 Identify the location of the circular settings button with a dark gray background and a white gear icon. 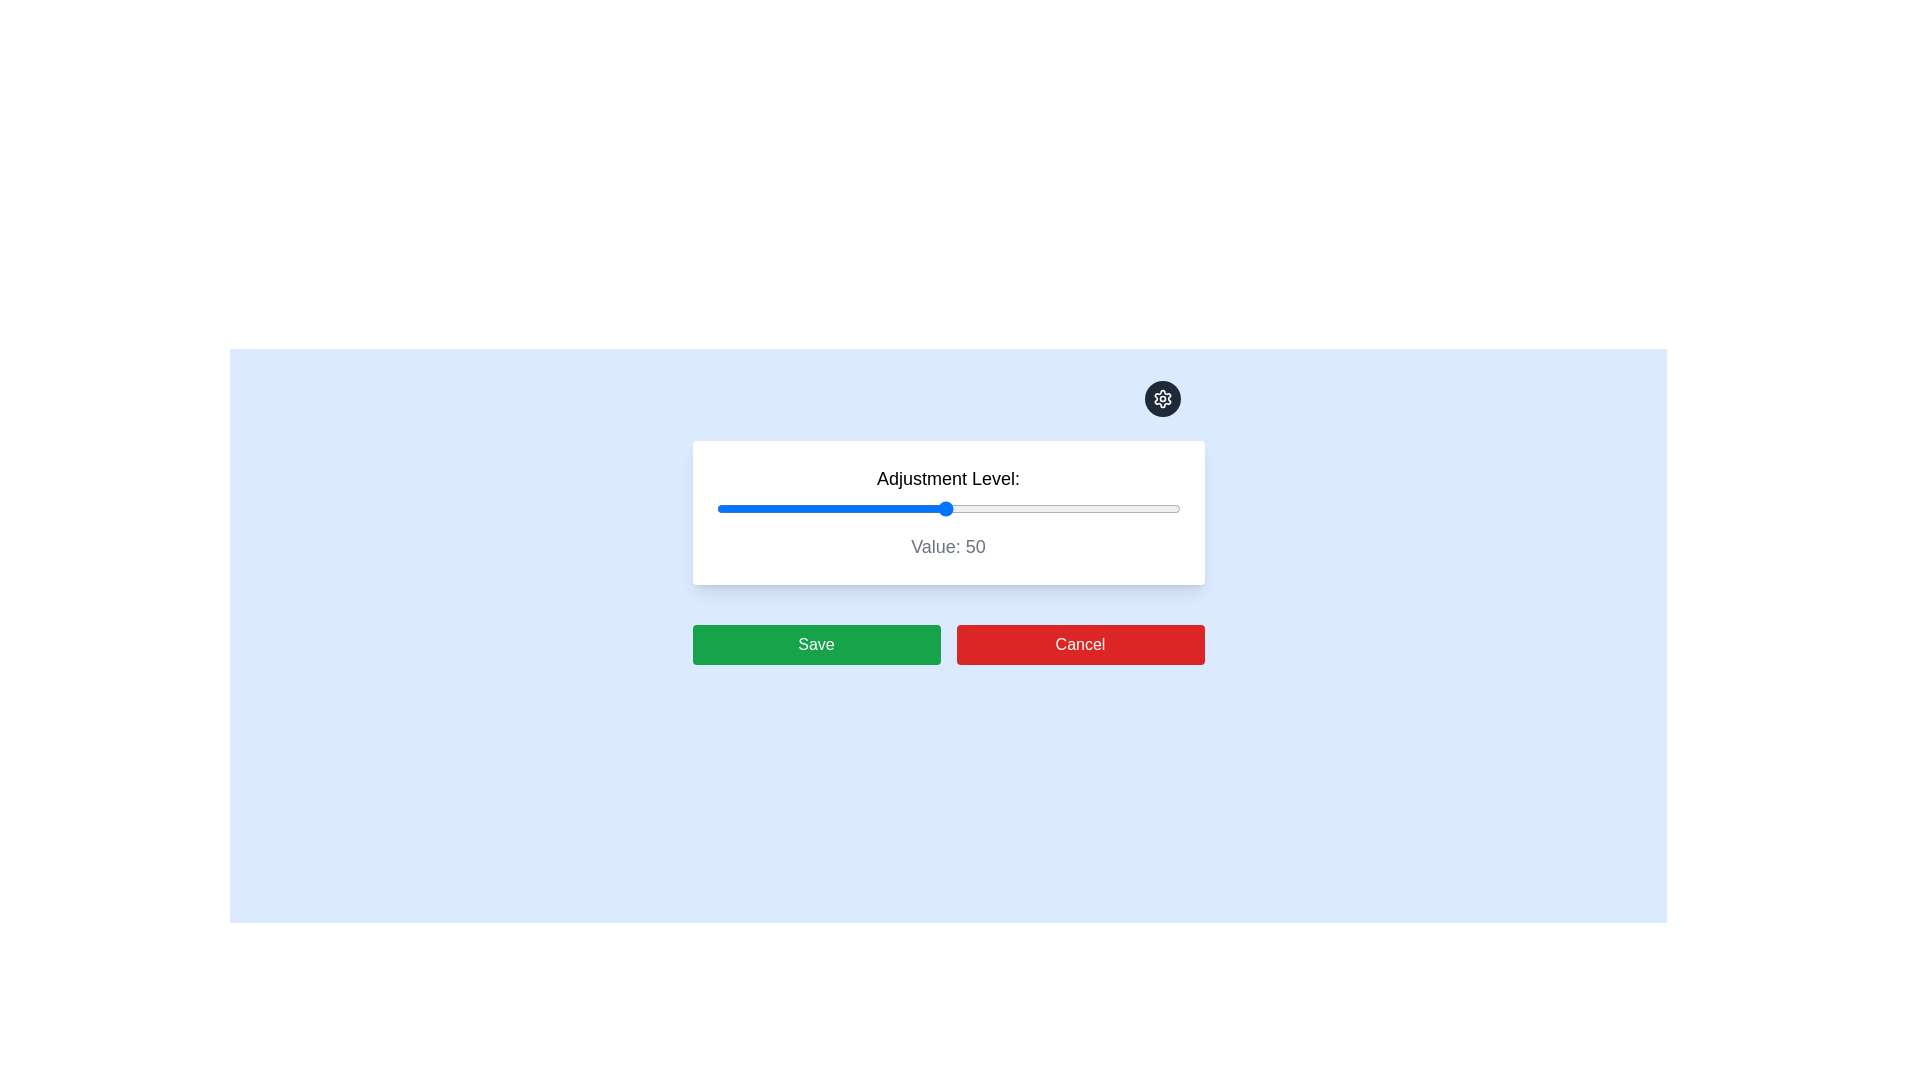
(1162, 398).